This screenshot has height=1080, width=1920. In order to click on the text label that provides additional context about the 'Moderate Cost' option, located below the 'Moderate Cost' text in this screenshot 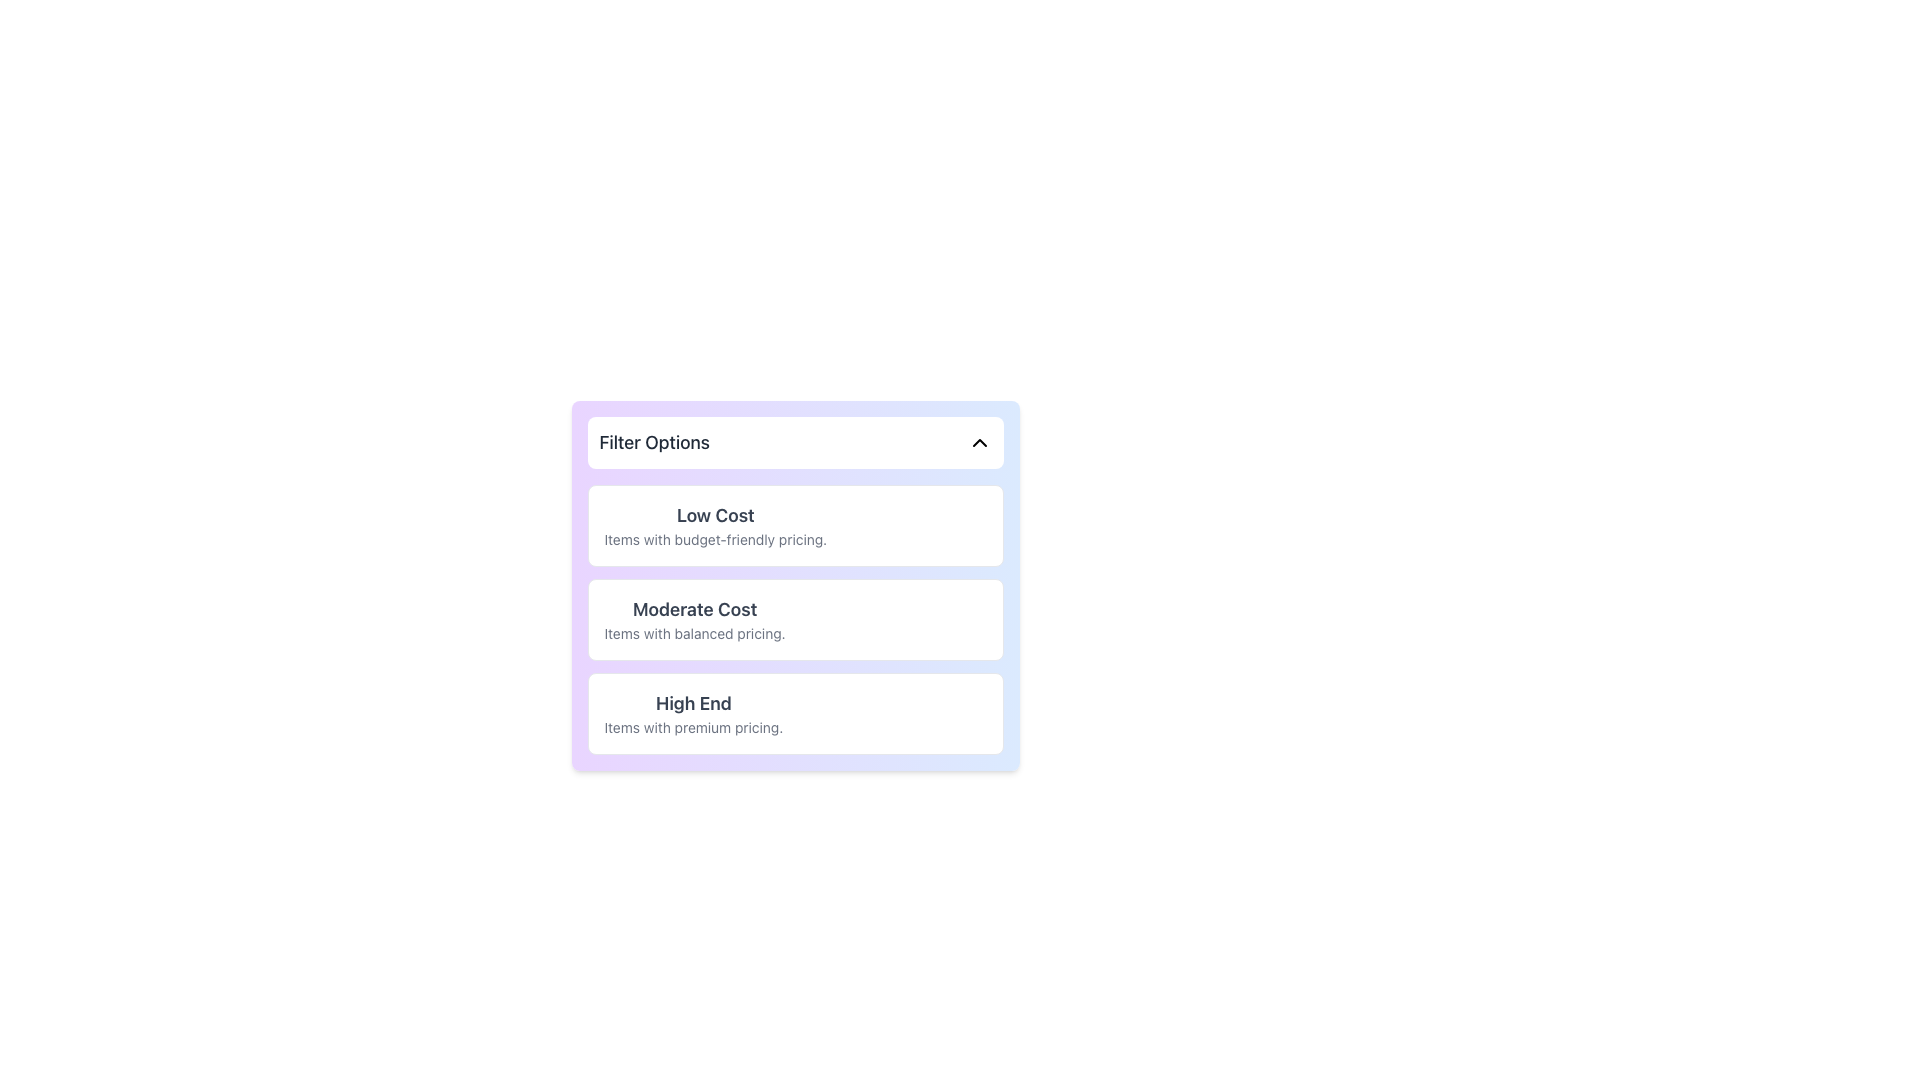, I will do `click(695, 633)`.